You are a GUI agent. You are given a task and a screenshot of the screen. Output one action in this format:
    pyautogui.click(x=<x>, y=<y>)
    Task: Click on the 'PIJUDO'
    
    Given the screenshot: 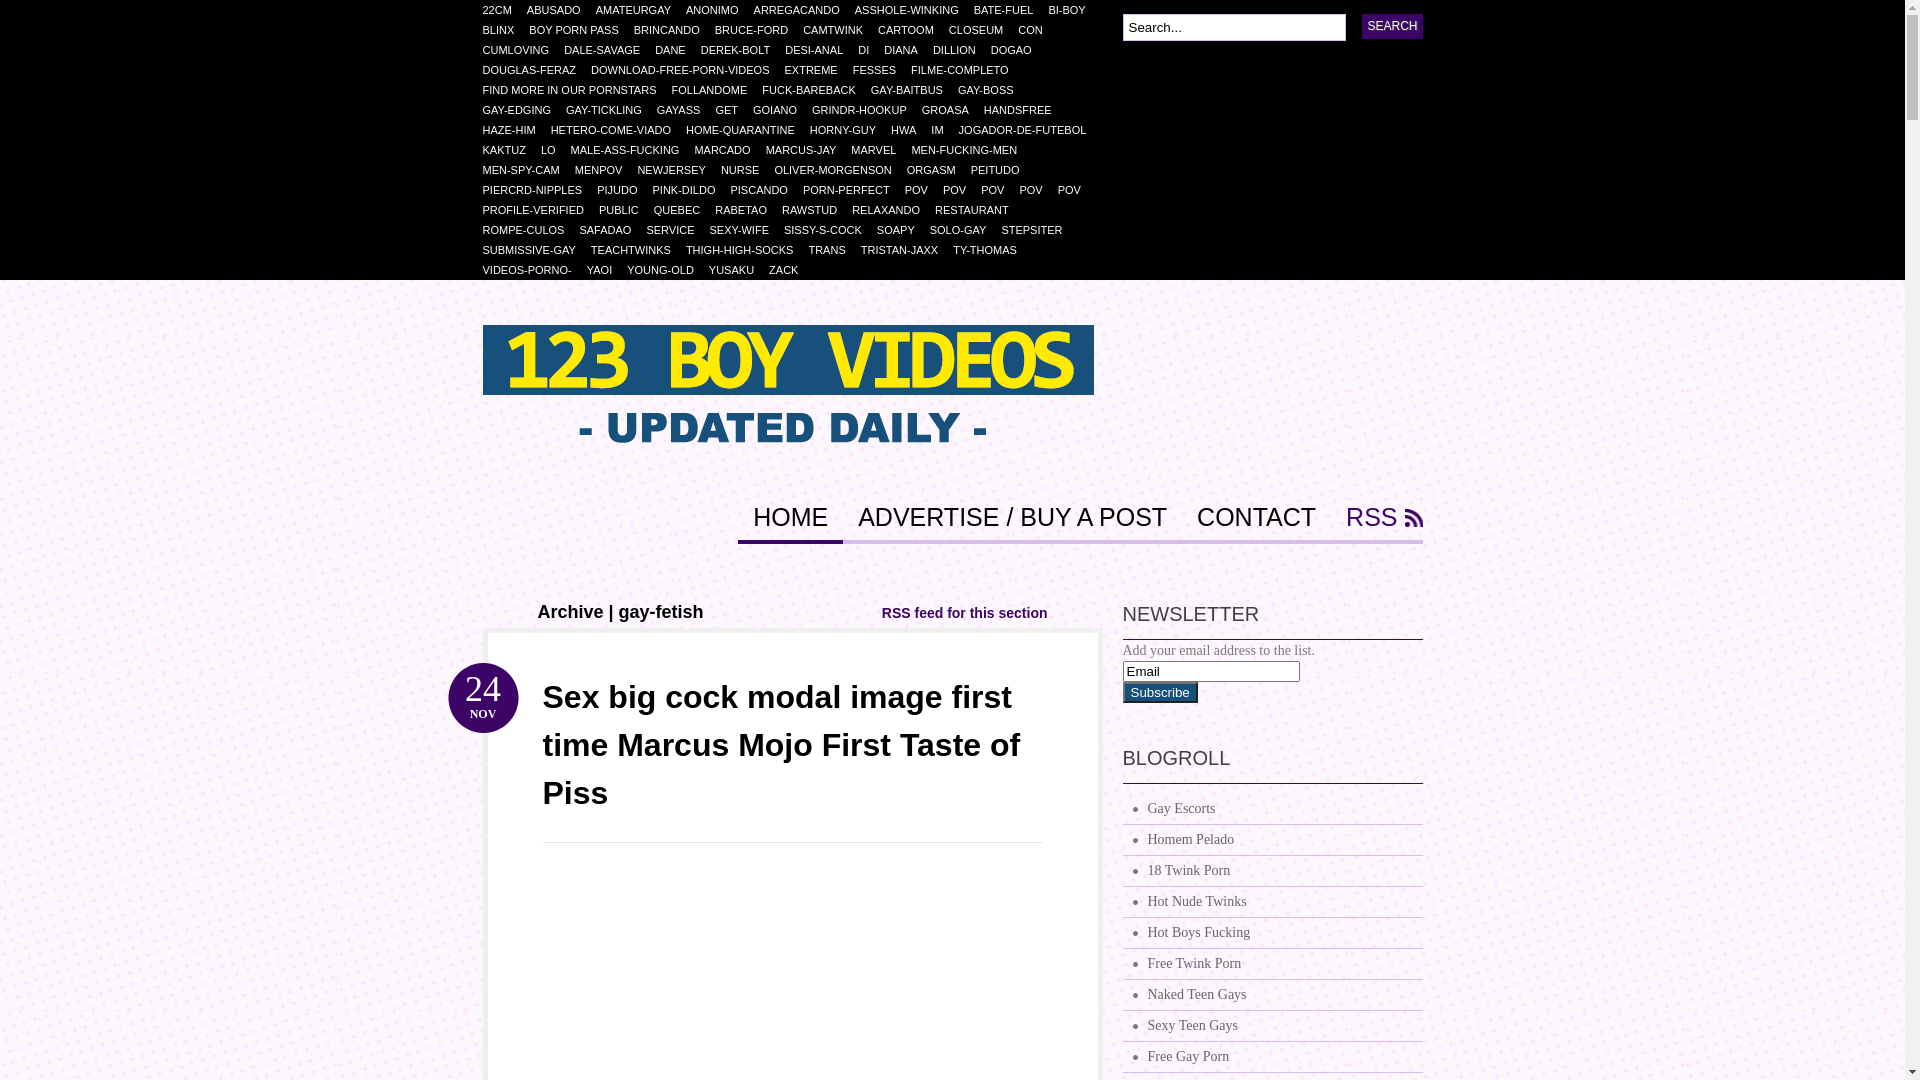 What is the action you would take?
    pyautogui.click(x=623, y=189)
    